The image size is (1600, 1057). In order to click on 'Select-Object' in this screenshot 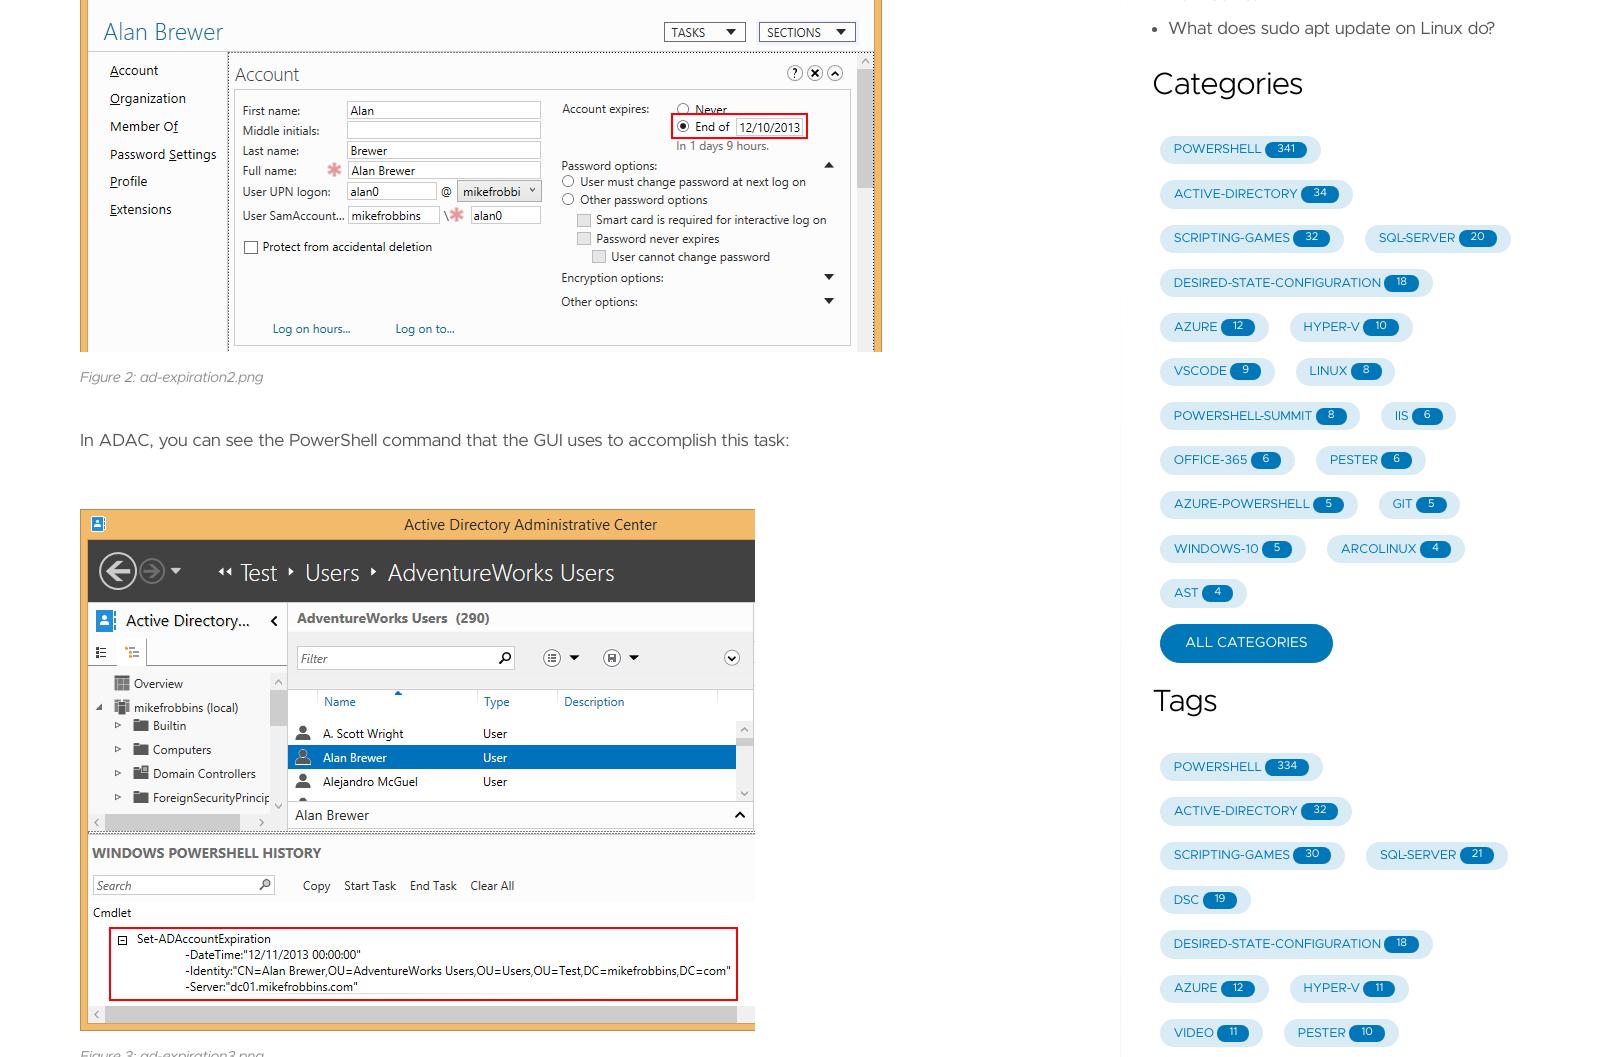, I will do `click(153, 308)`.